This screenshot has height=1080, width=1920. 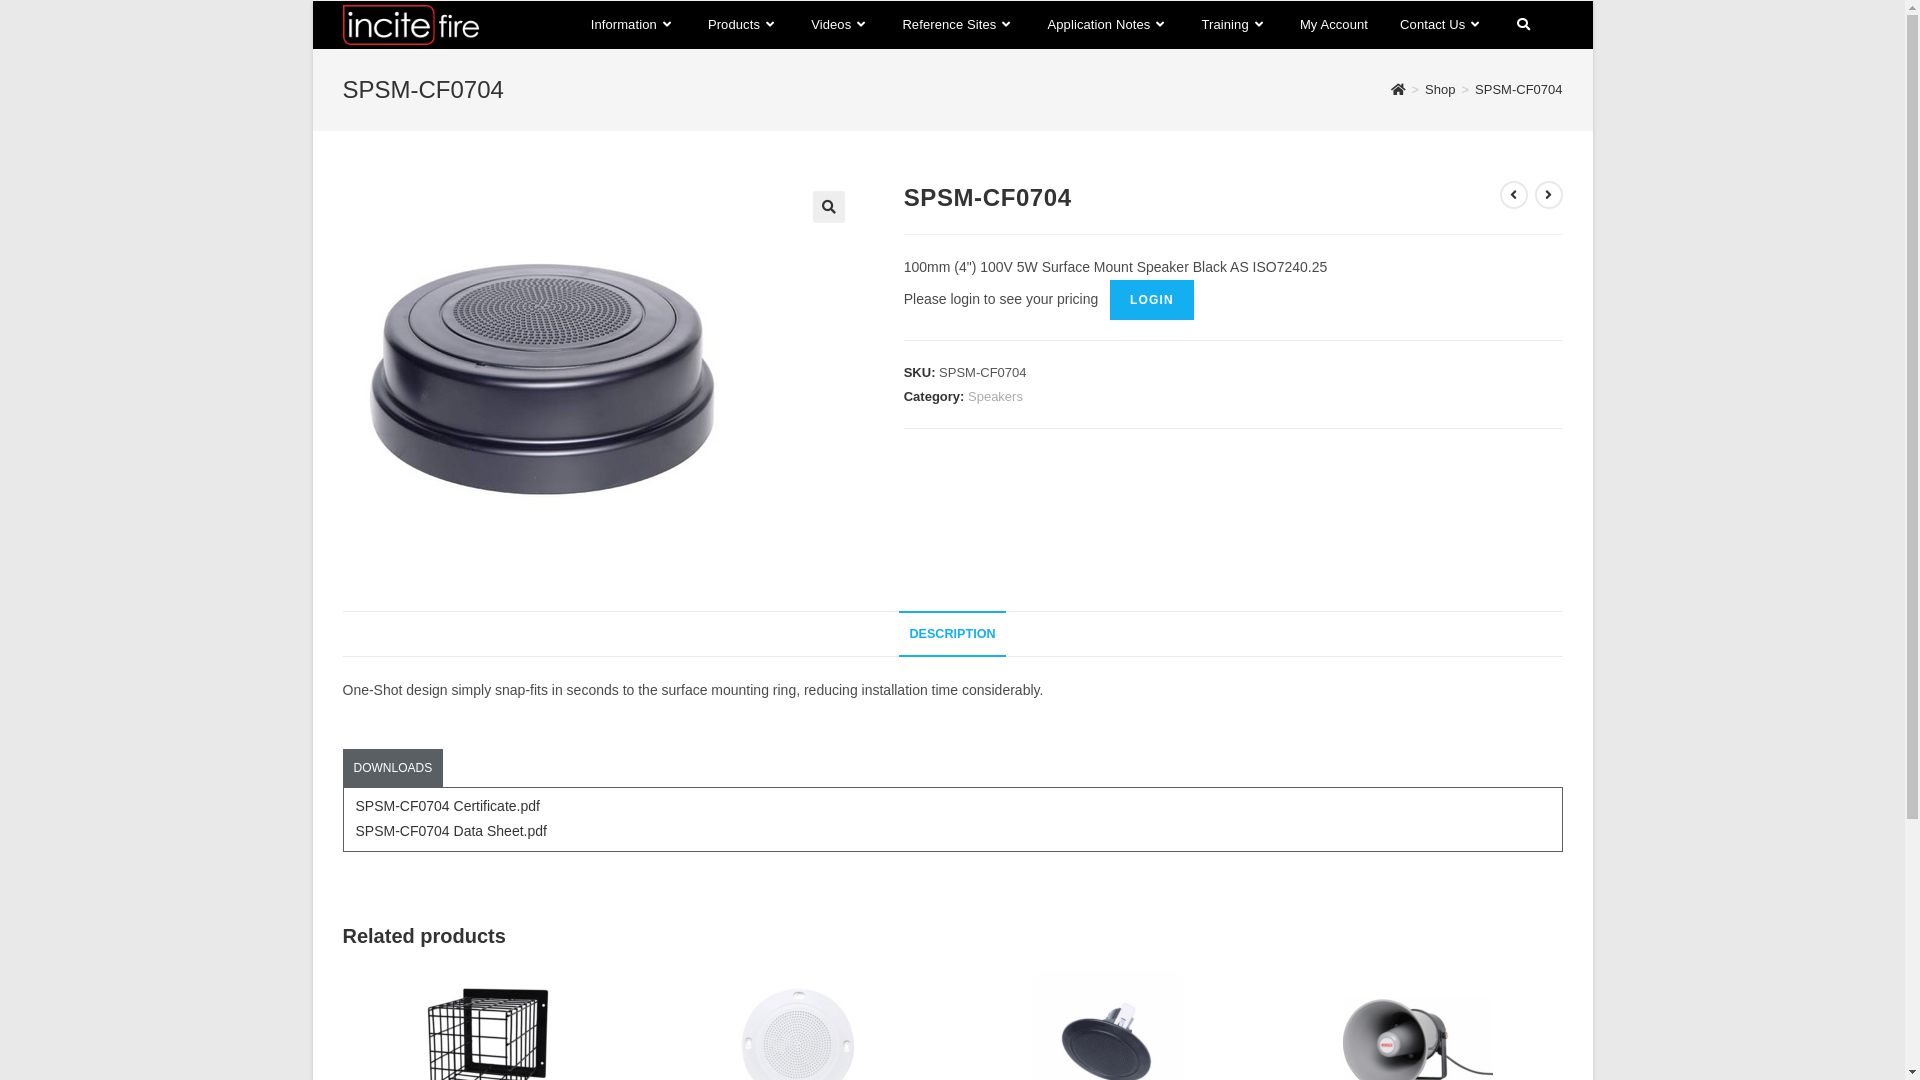 I want to click on 'SPSM-CF0704 Data Sheet.pdf', so click(x=450, y=830).